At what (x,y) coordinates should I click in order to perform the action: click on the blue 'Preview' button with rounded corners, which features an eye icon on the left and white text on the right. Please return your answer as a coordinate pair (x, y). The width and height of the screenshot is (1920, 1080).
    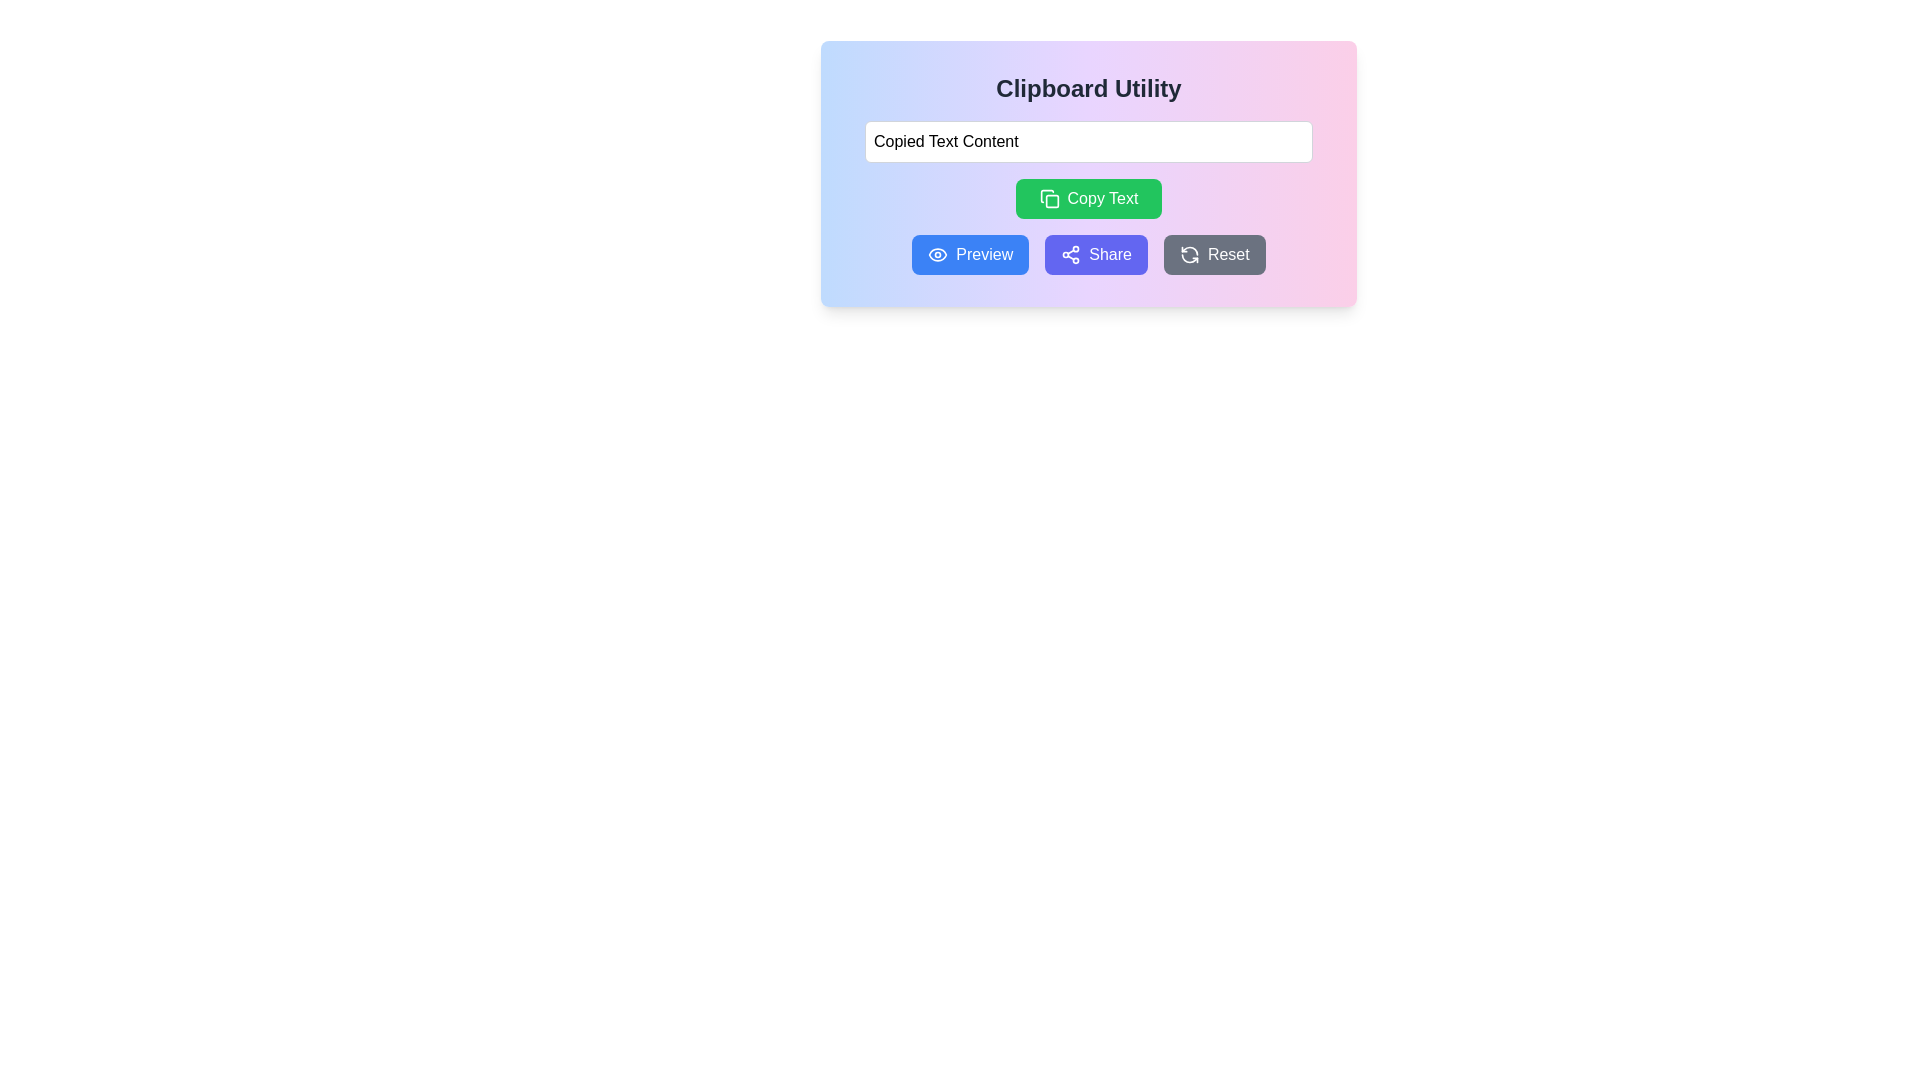
    Looking at the image, I should click on (970, 253).